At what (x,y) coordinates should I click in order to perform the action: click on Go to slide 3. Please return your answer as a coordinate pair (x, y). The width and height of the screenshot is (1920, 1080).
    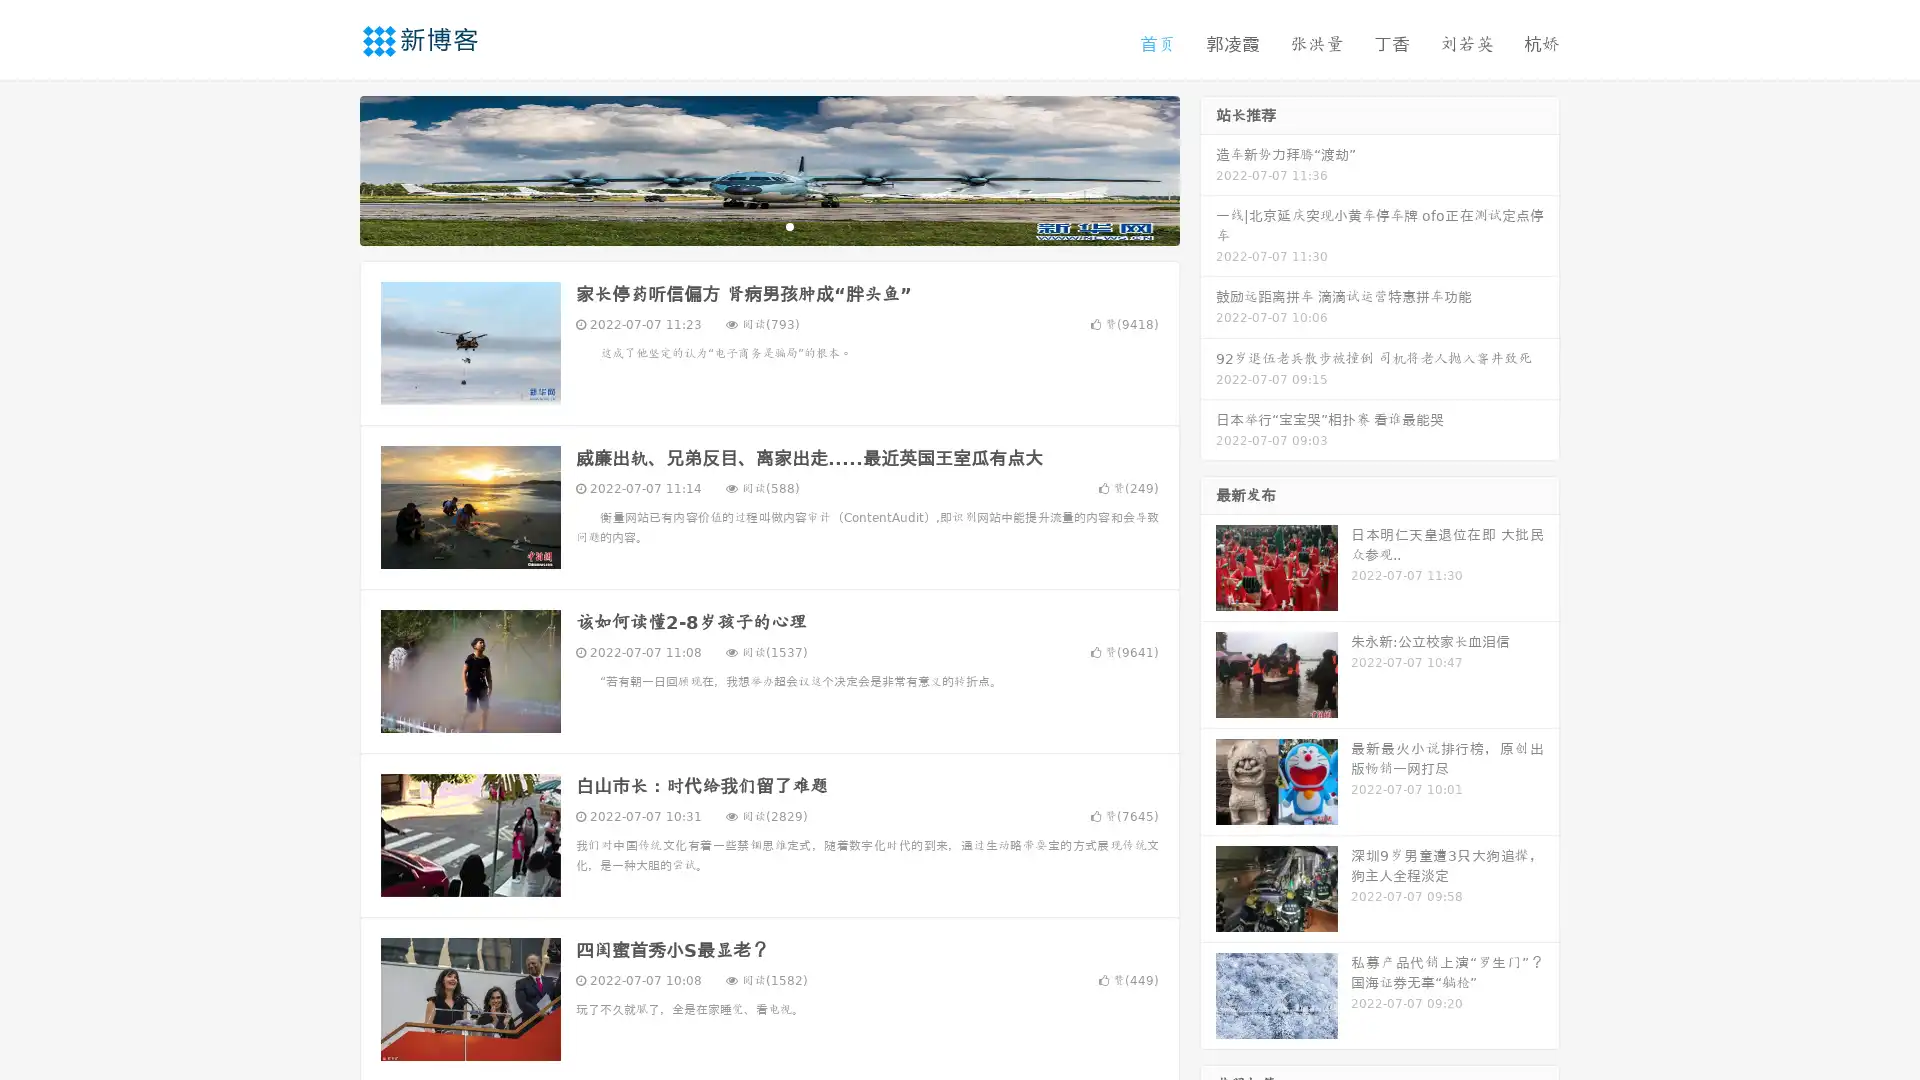
    Looking at the image, I should click on (789, 225).